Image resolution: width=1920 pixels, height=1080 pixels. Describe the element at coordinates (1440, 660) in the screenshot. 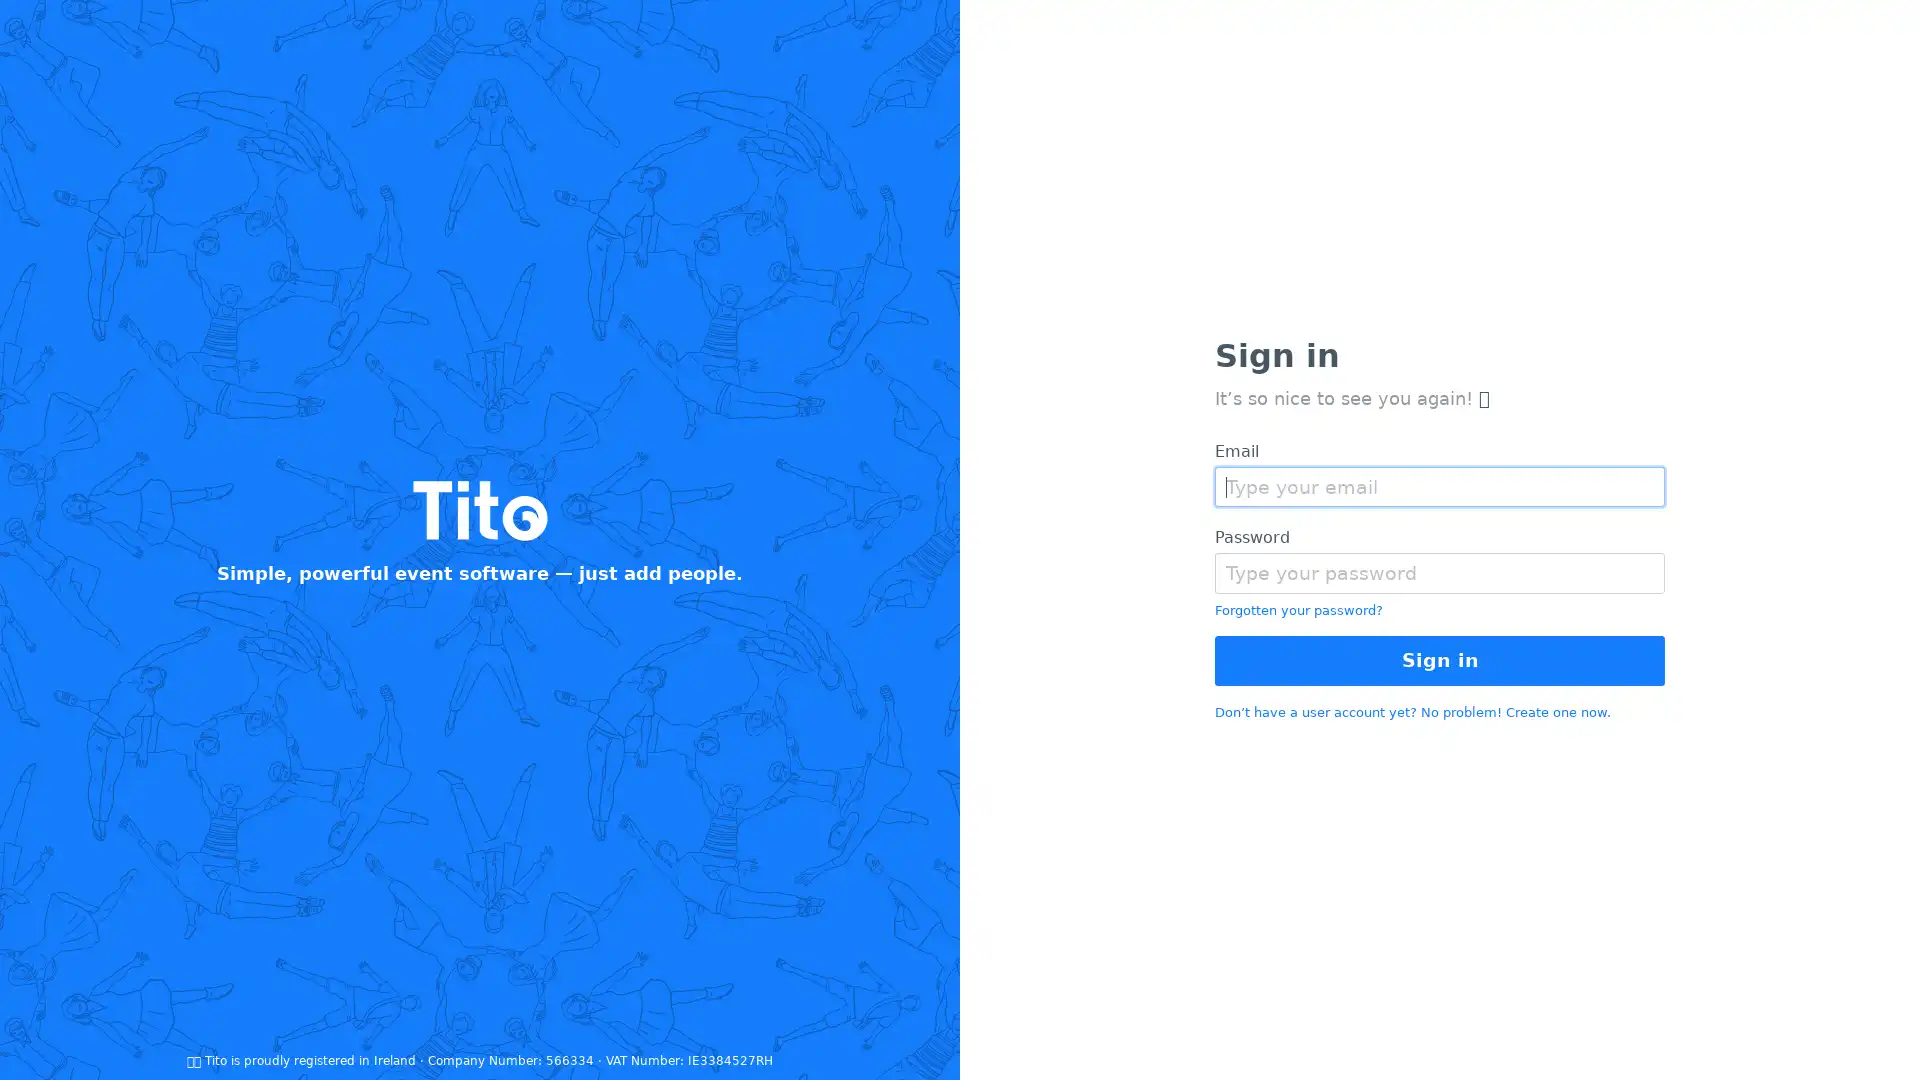

I see `Sign in` at that location.